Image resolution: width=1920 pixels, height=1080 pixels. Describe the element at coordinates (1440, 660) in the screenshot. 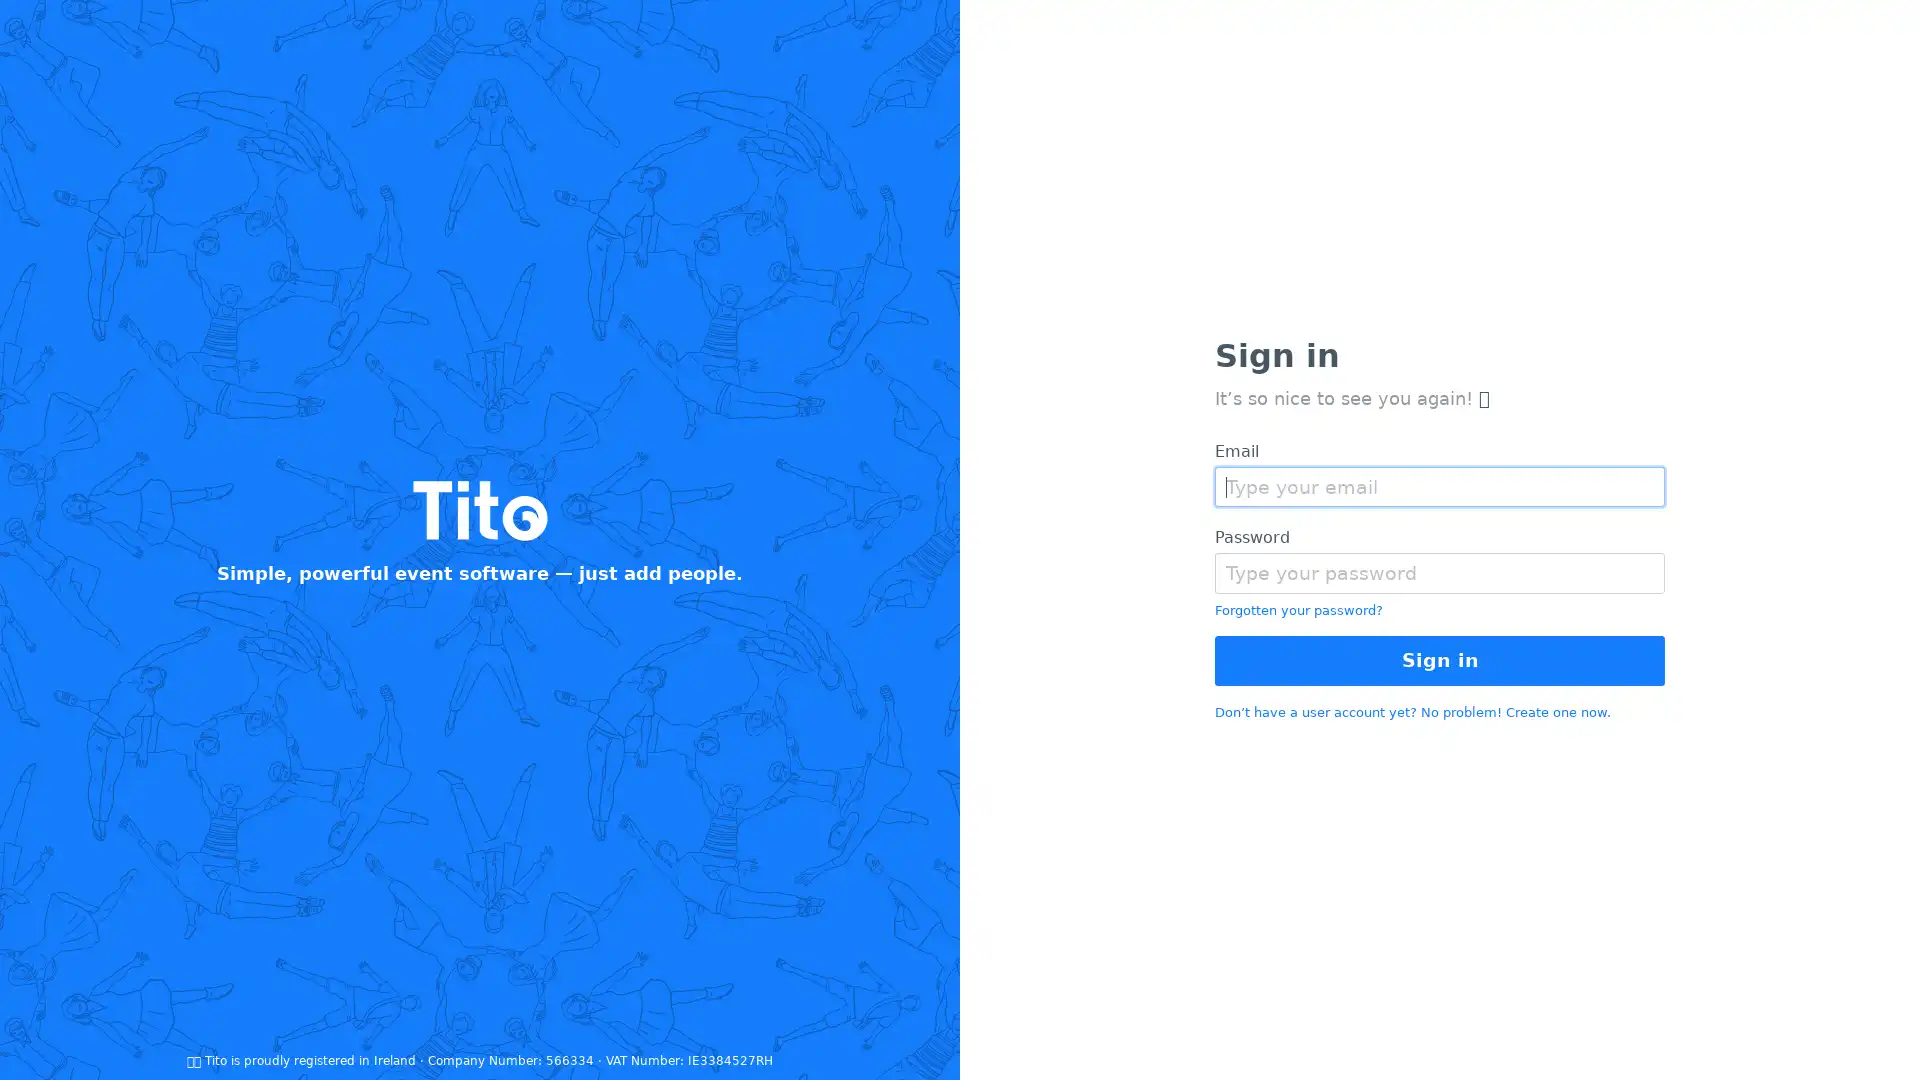

I see `Sign in` at that location.